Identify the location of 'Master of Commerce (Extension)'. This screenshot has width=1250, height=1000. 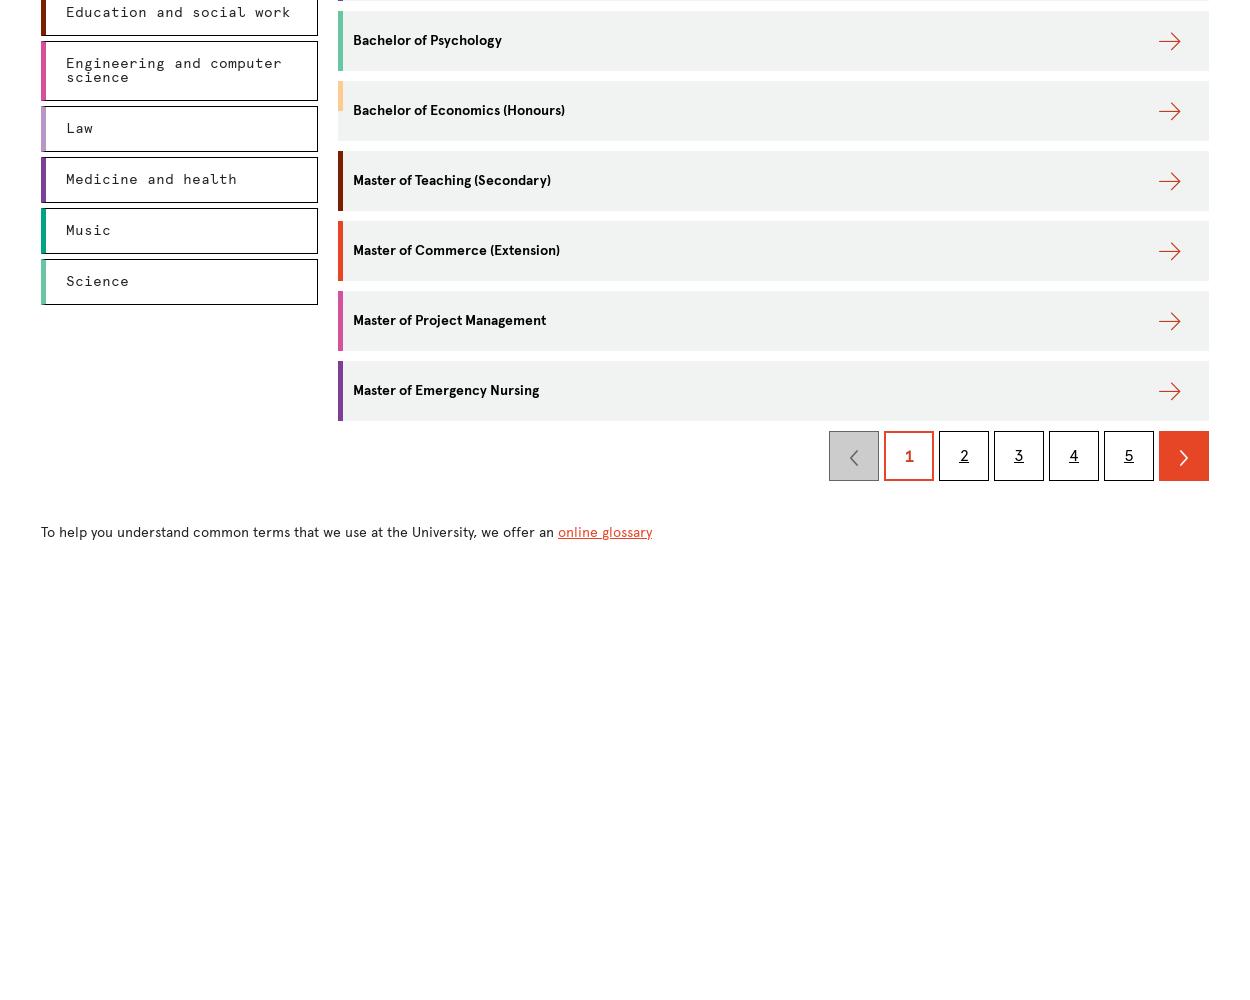
(455, 250).